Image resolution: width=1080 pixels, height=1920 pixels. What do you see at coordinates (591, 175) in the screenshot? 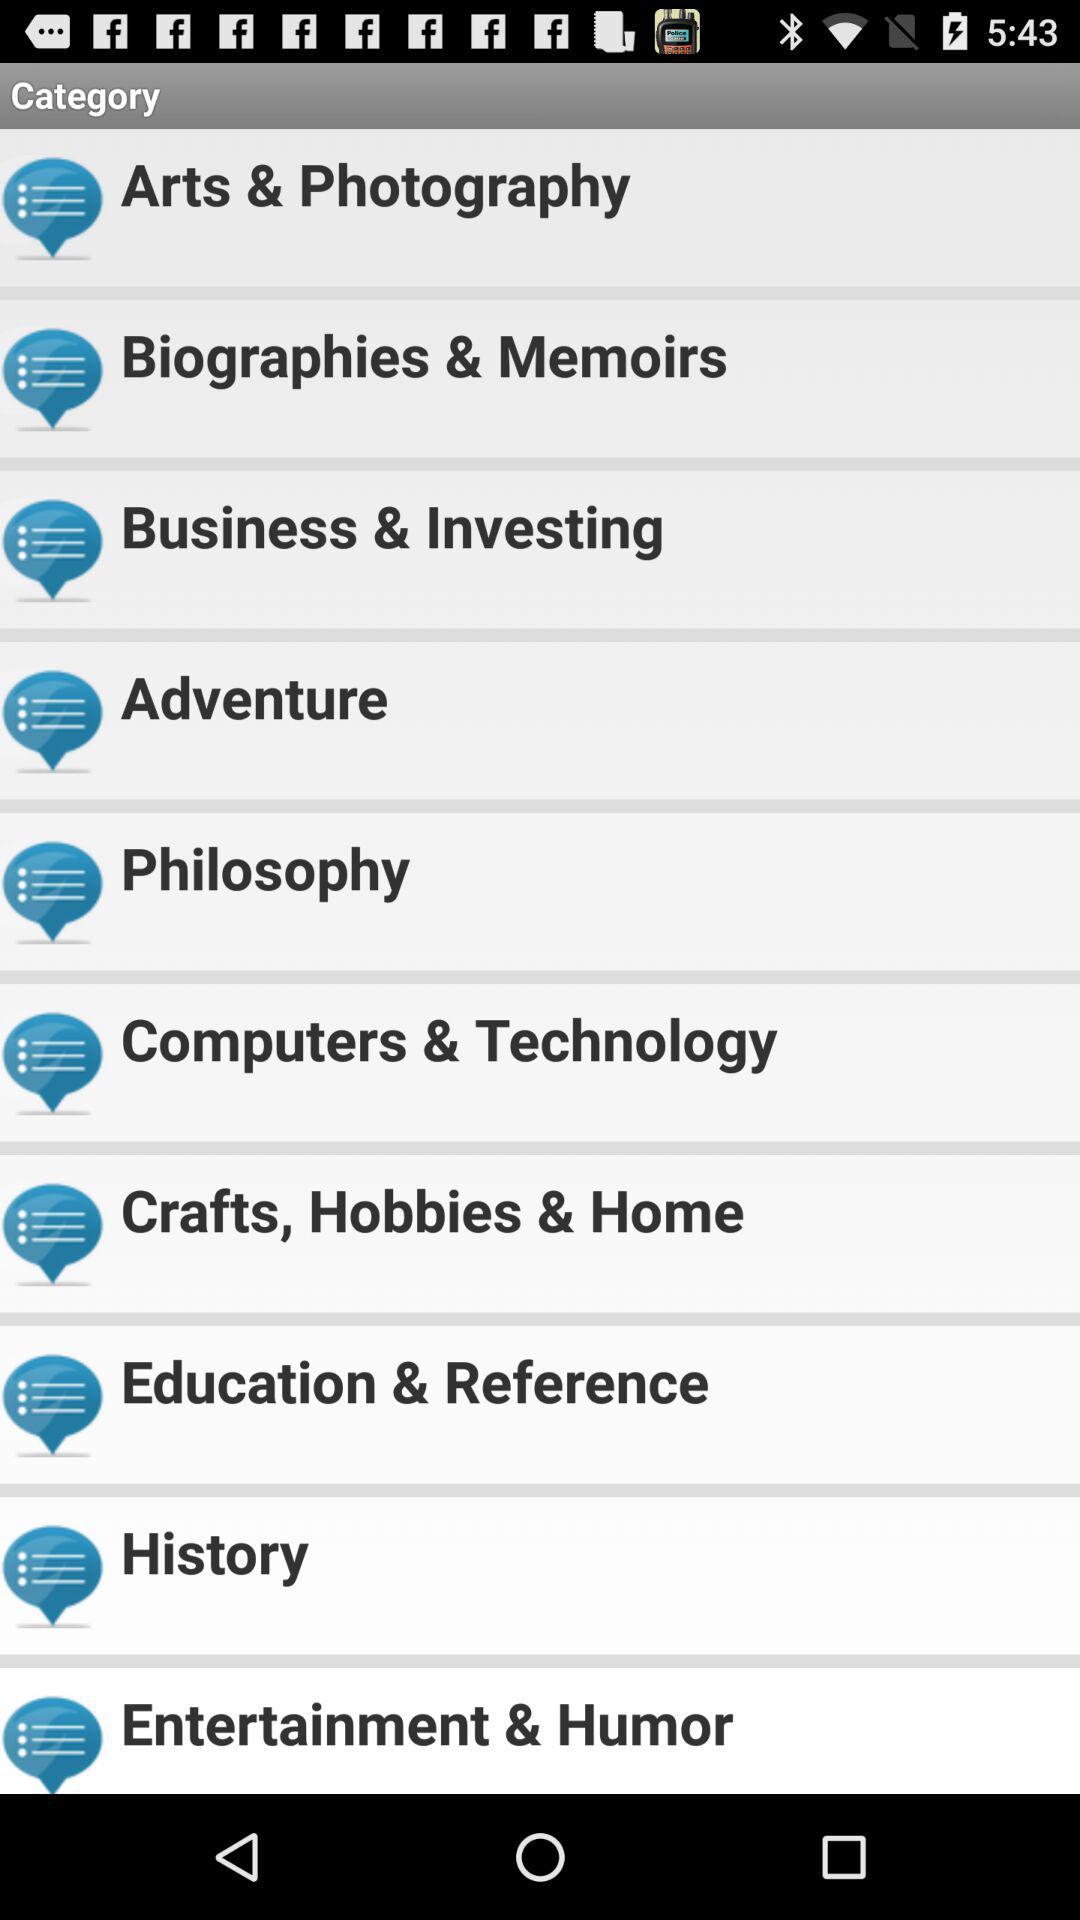
I see `the arts & photography  app` at bounding box center [591, 175].